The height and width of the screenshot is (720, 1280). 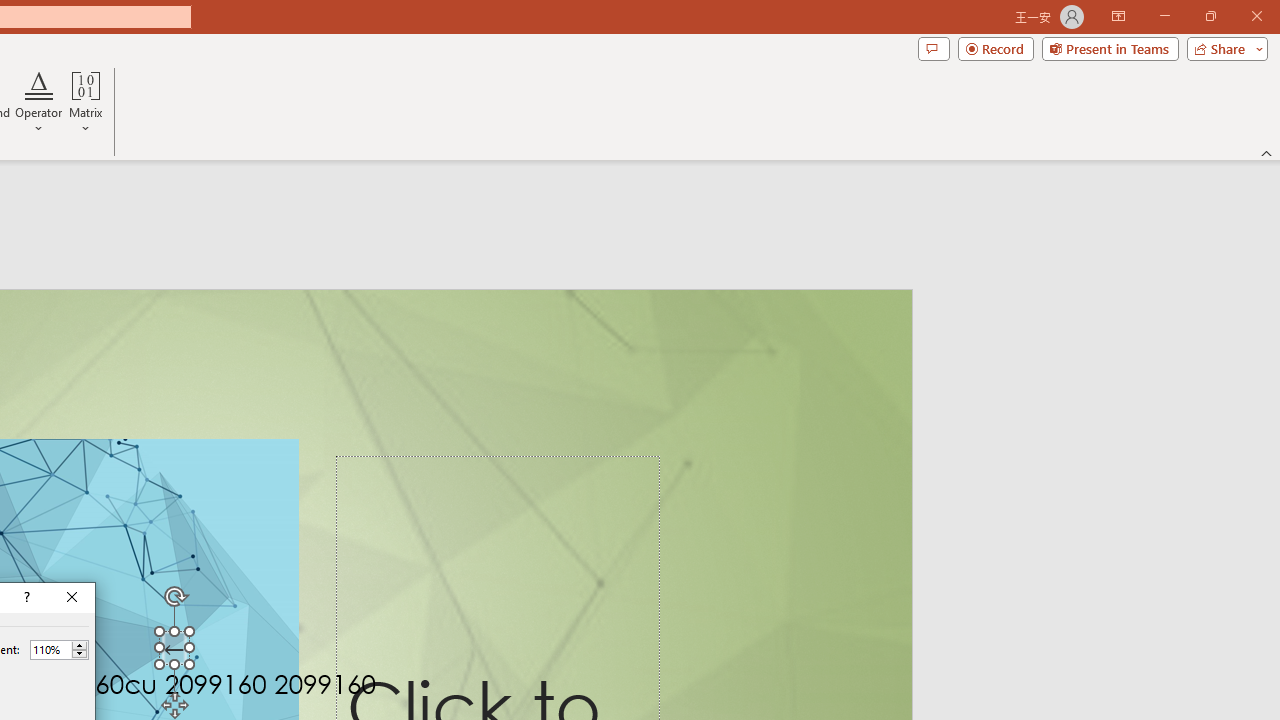 What do you see at coordinates (79, 645) in the screenshot?
I see `'More'` at bounding box center [79, 645].